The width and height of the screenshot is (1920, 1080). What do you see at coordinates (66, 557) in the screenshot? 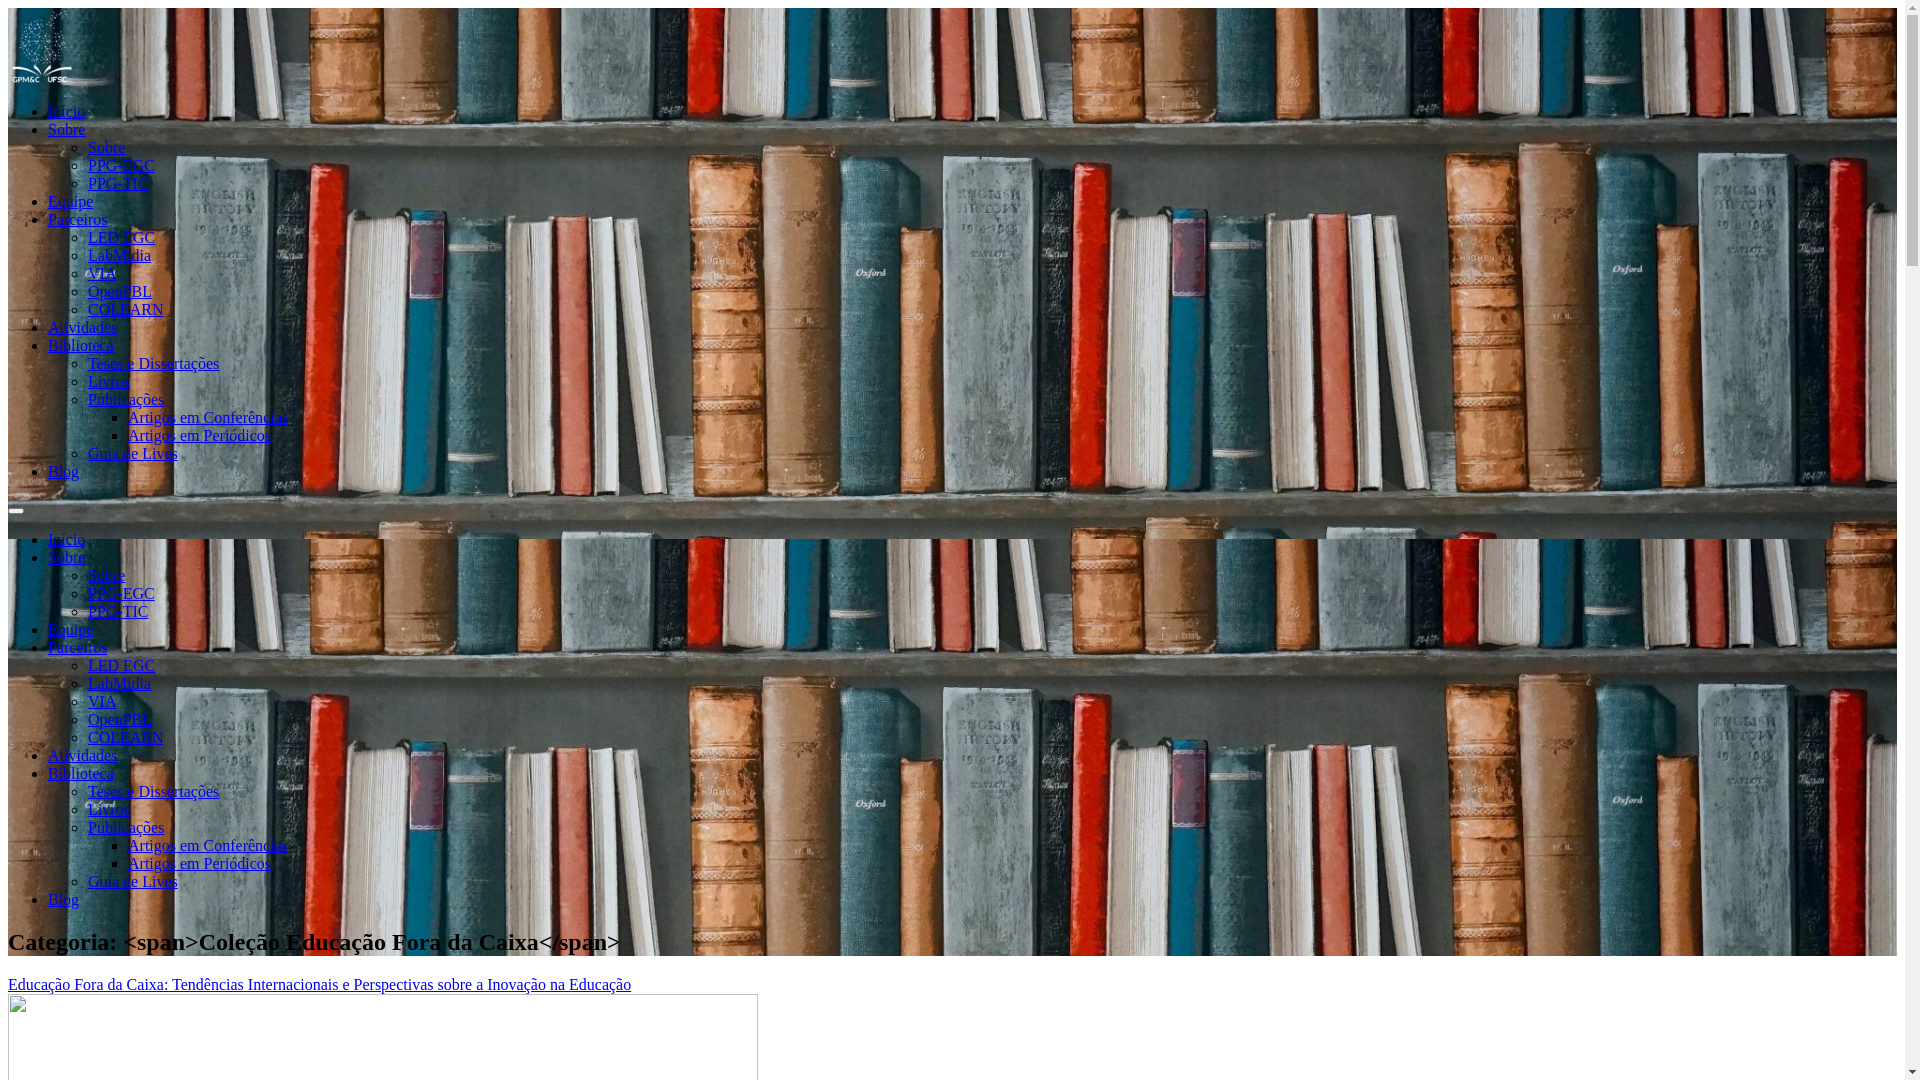
I see `'Sobre'` at bounding box center [66, 557].